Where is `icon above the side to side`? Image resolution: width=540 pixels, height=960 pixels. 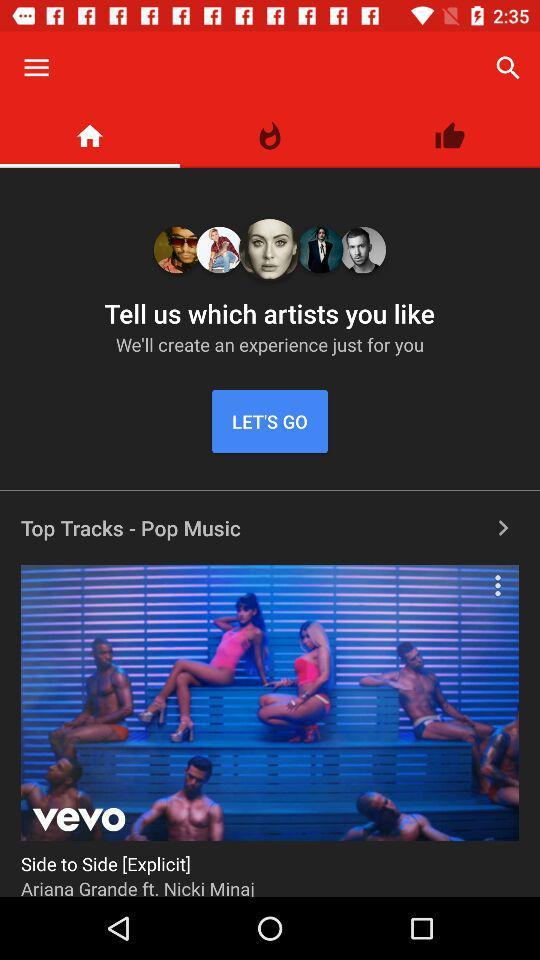
icon above the side to side is located at coordinates (496, 585).